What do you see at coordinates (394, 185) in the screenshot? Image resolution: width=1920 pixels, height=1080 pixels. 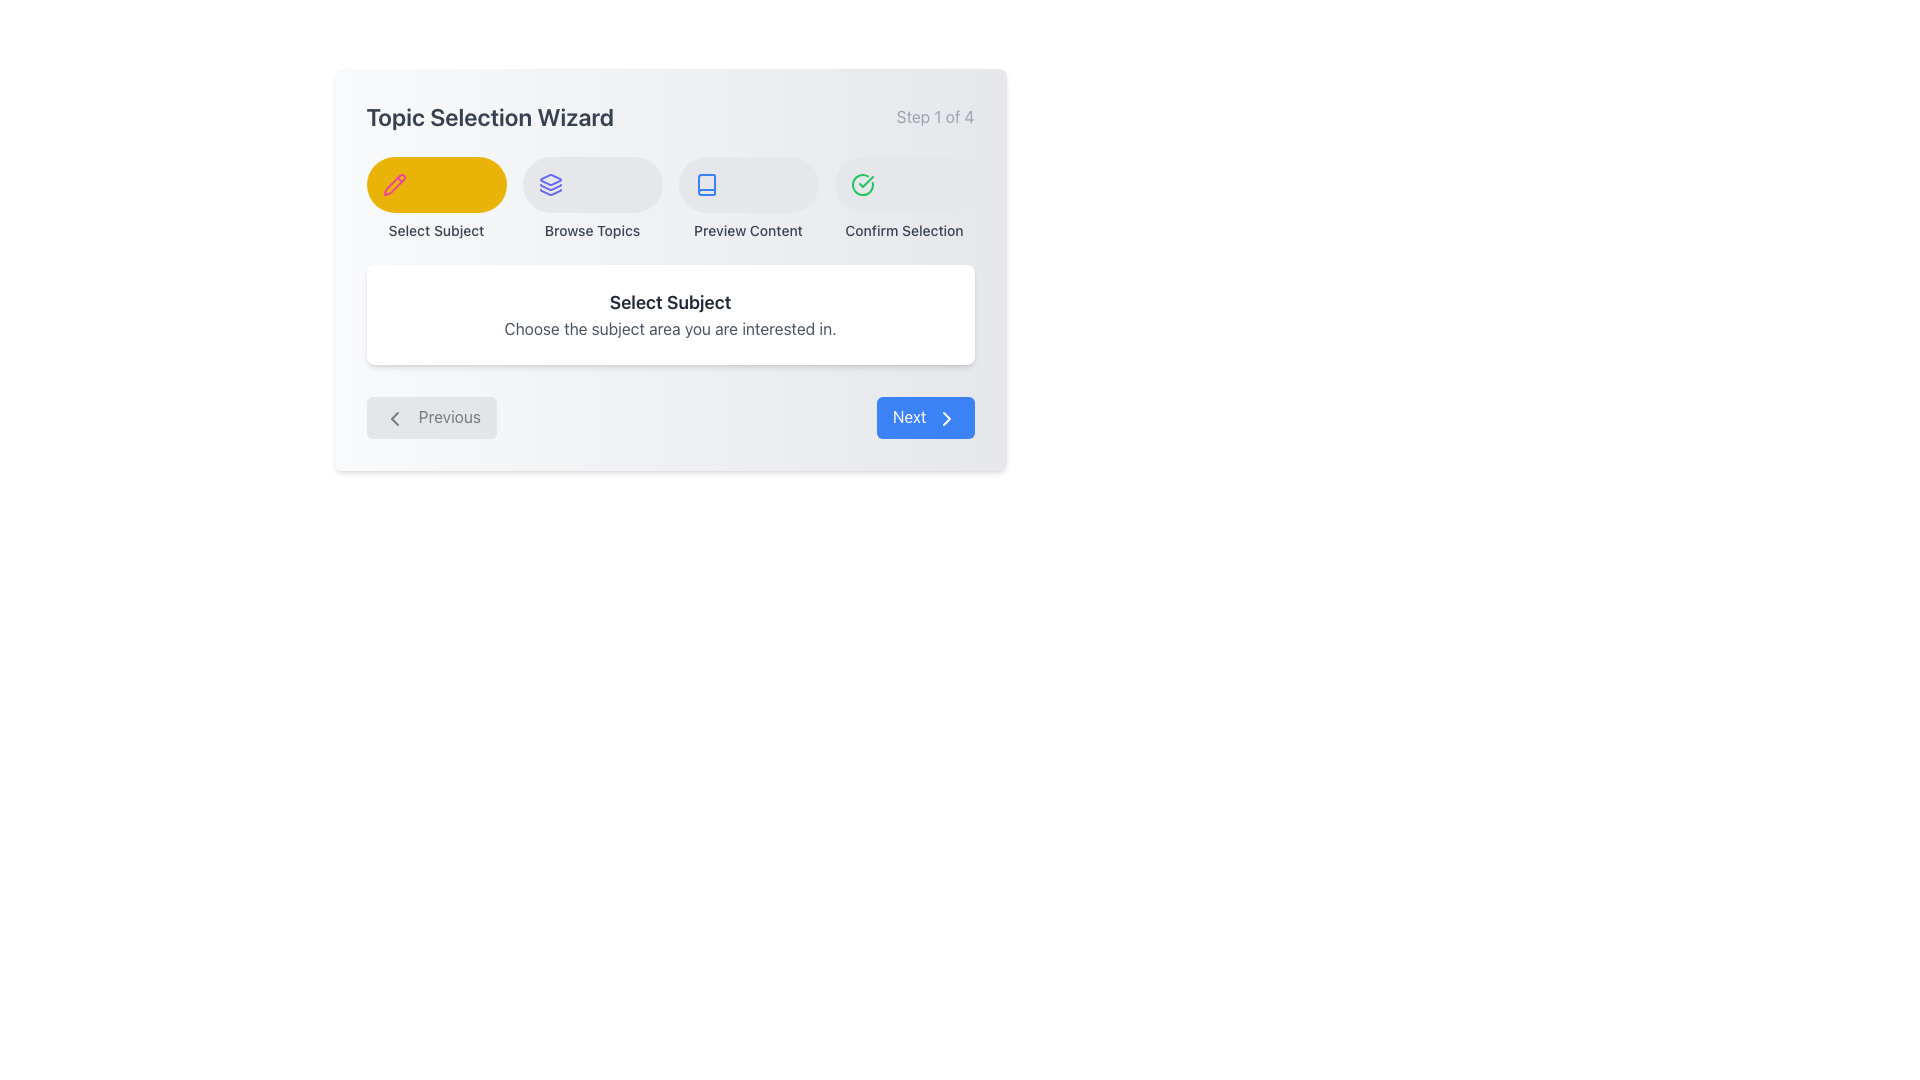 I see `the pink pencil icon within the circular yellow background located in the leftmost yellow circular button in the 'Topic Selection Wizard' interface` at bounding box center [394, 185].